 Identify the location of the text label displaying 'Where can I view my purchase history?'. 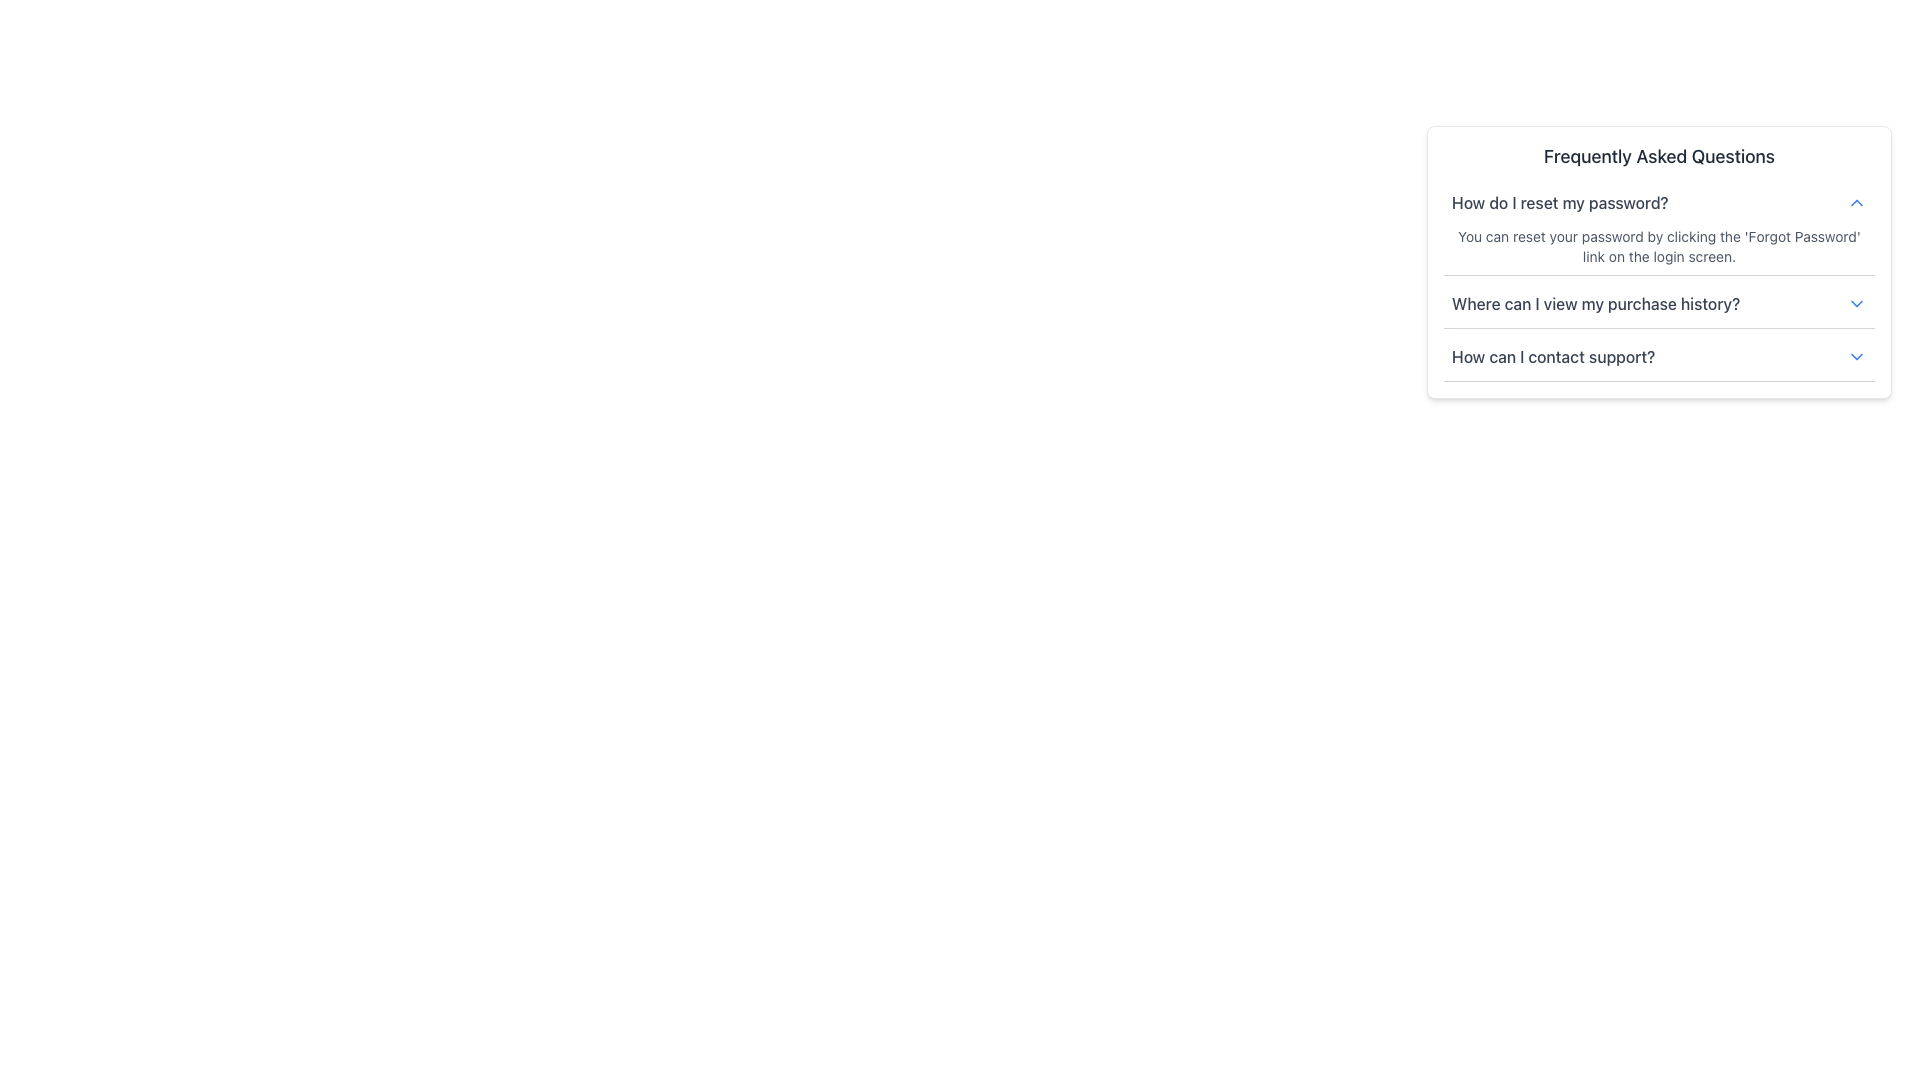
(1595, 304).